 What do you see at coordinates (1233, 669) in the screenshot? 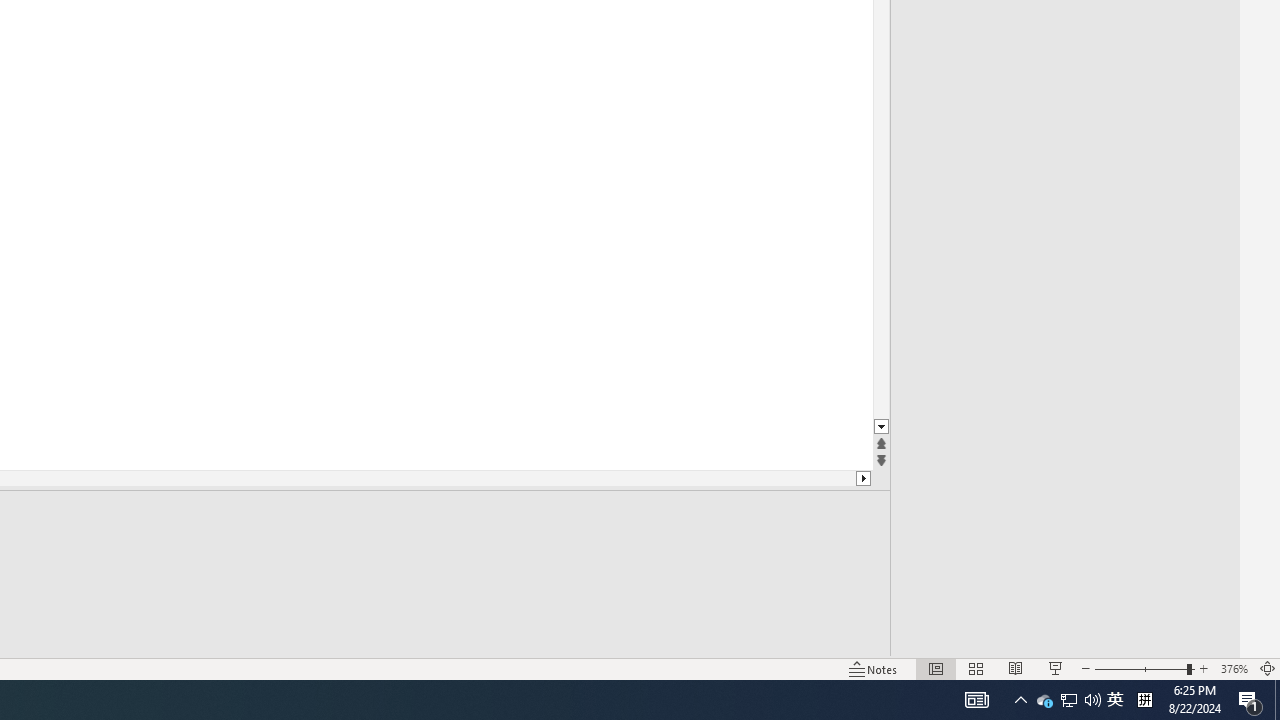
I see `'Zoom 376%'` at bounding box center [1233, 669].